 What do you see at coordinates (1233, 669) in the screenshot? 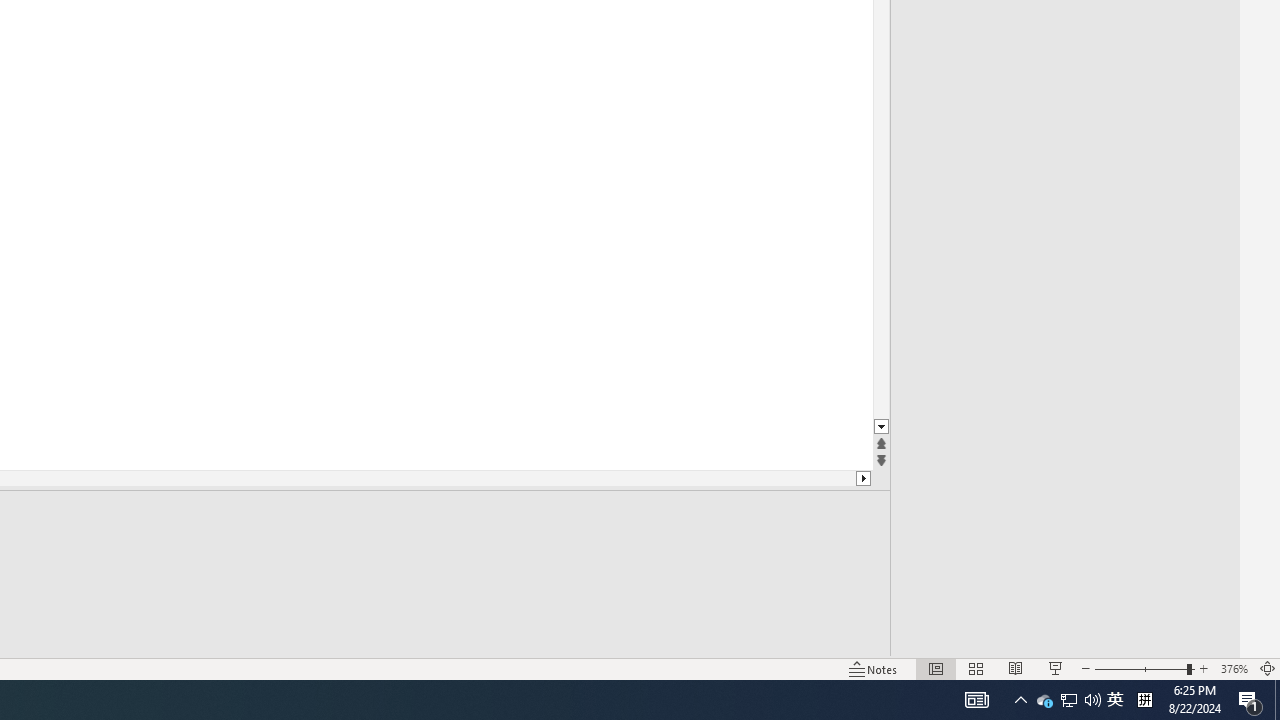
I see `'Zoom 376%'` at bounding box center [1233, 669].